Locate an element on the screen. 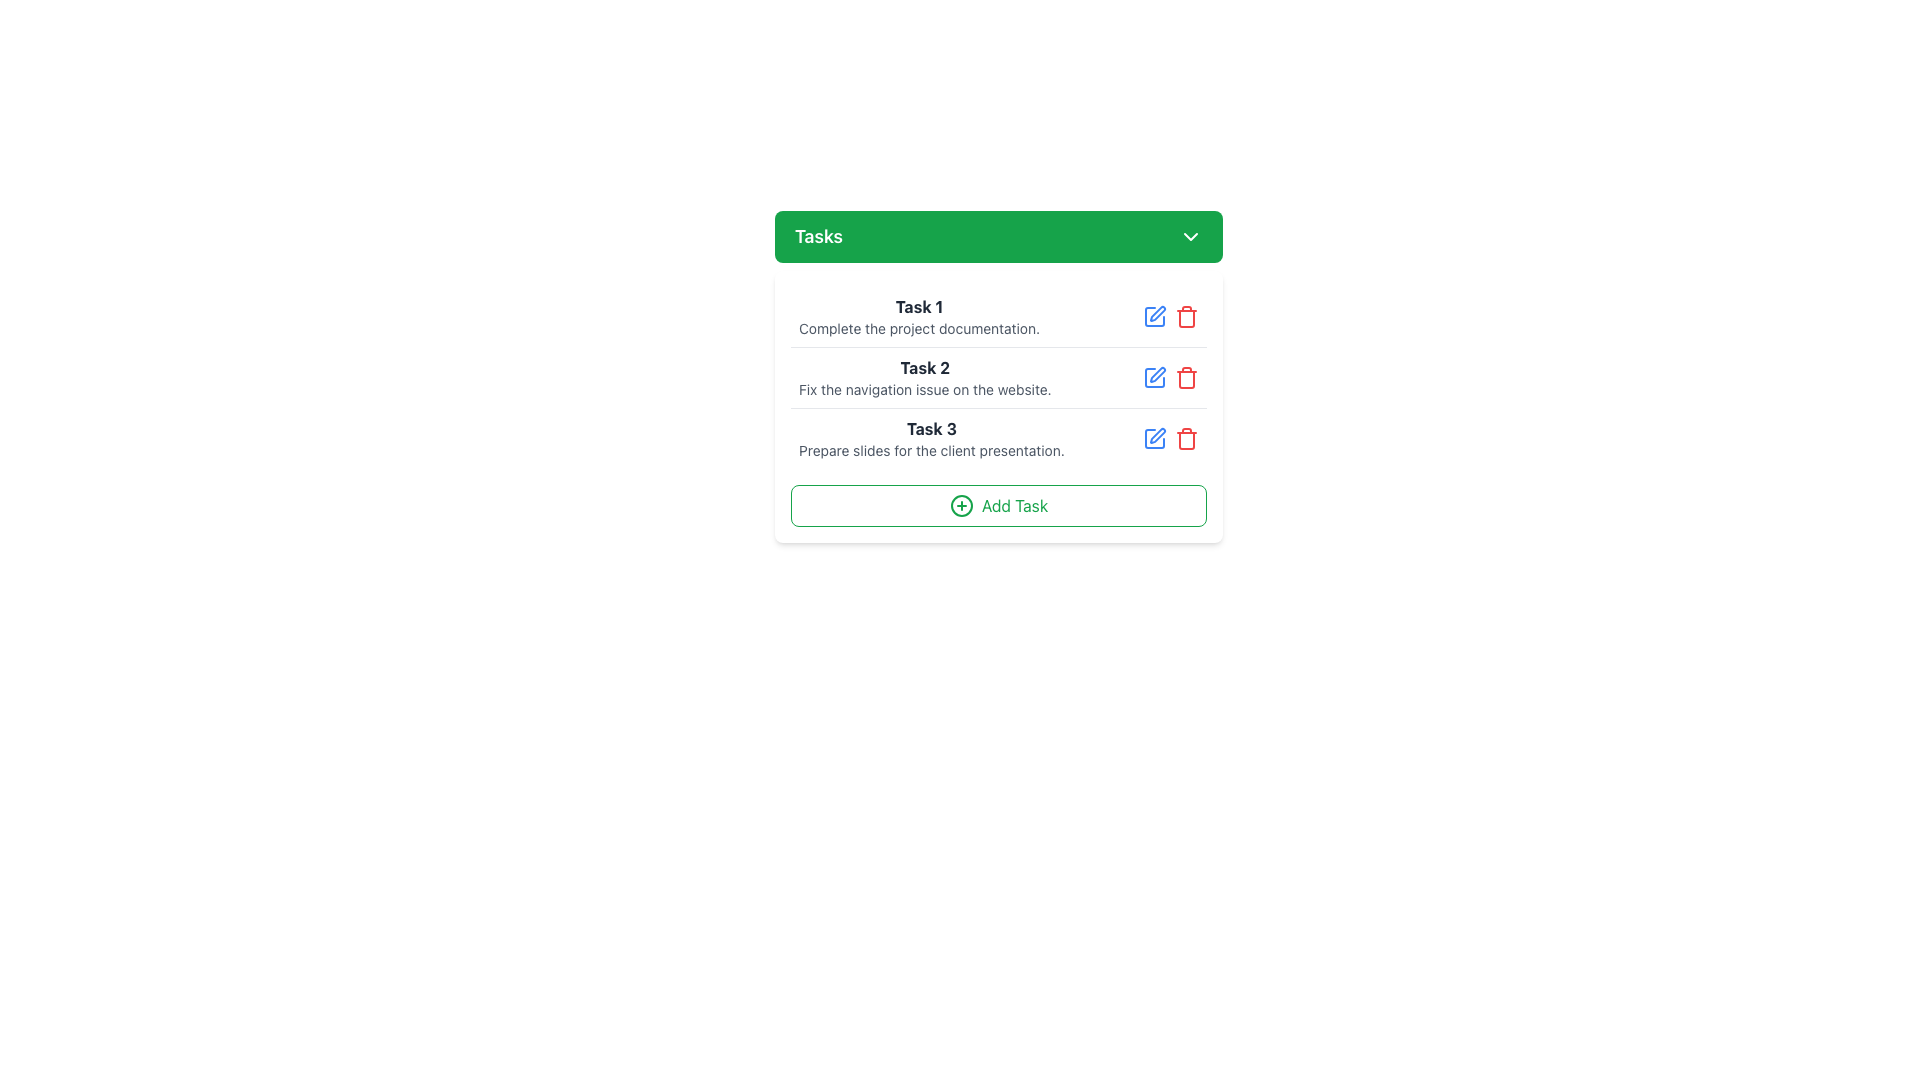 Image resolution: width=1920 pixels, height=1080 pixels. the second task's text content area, which displays a bold dark gray title and a smaller light gray description is located at coordinates (924, 378).